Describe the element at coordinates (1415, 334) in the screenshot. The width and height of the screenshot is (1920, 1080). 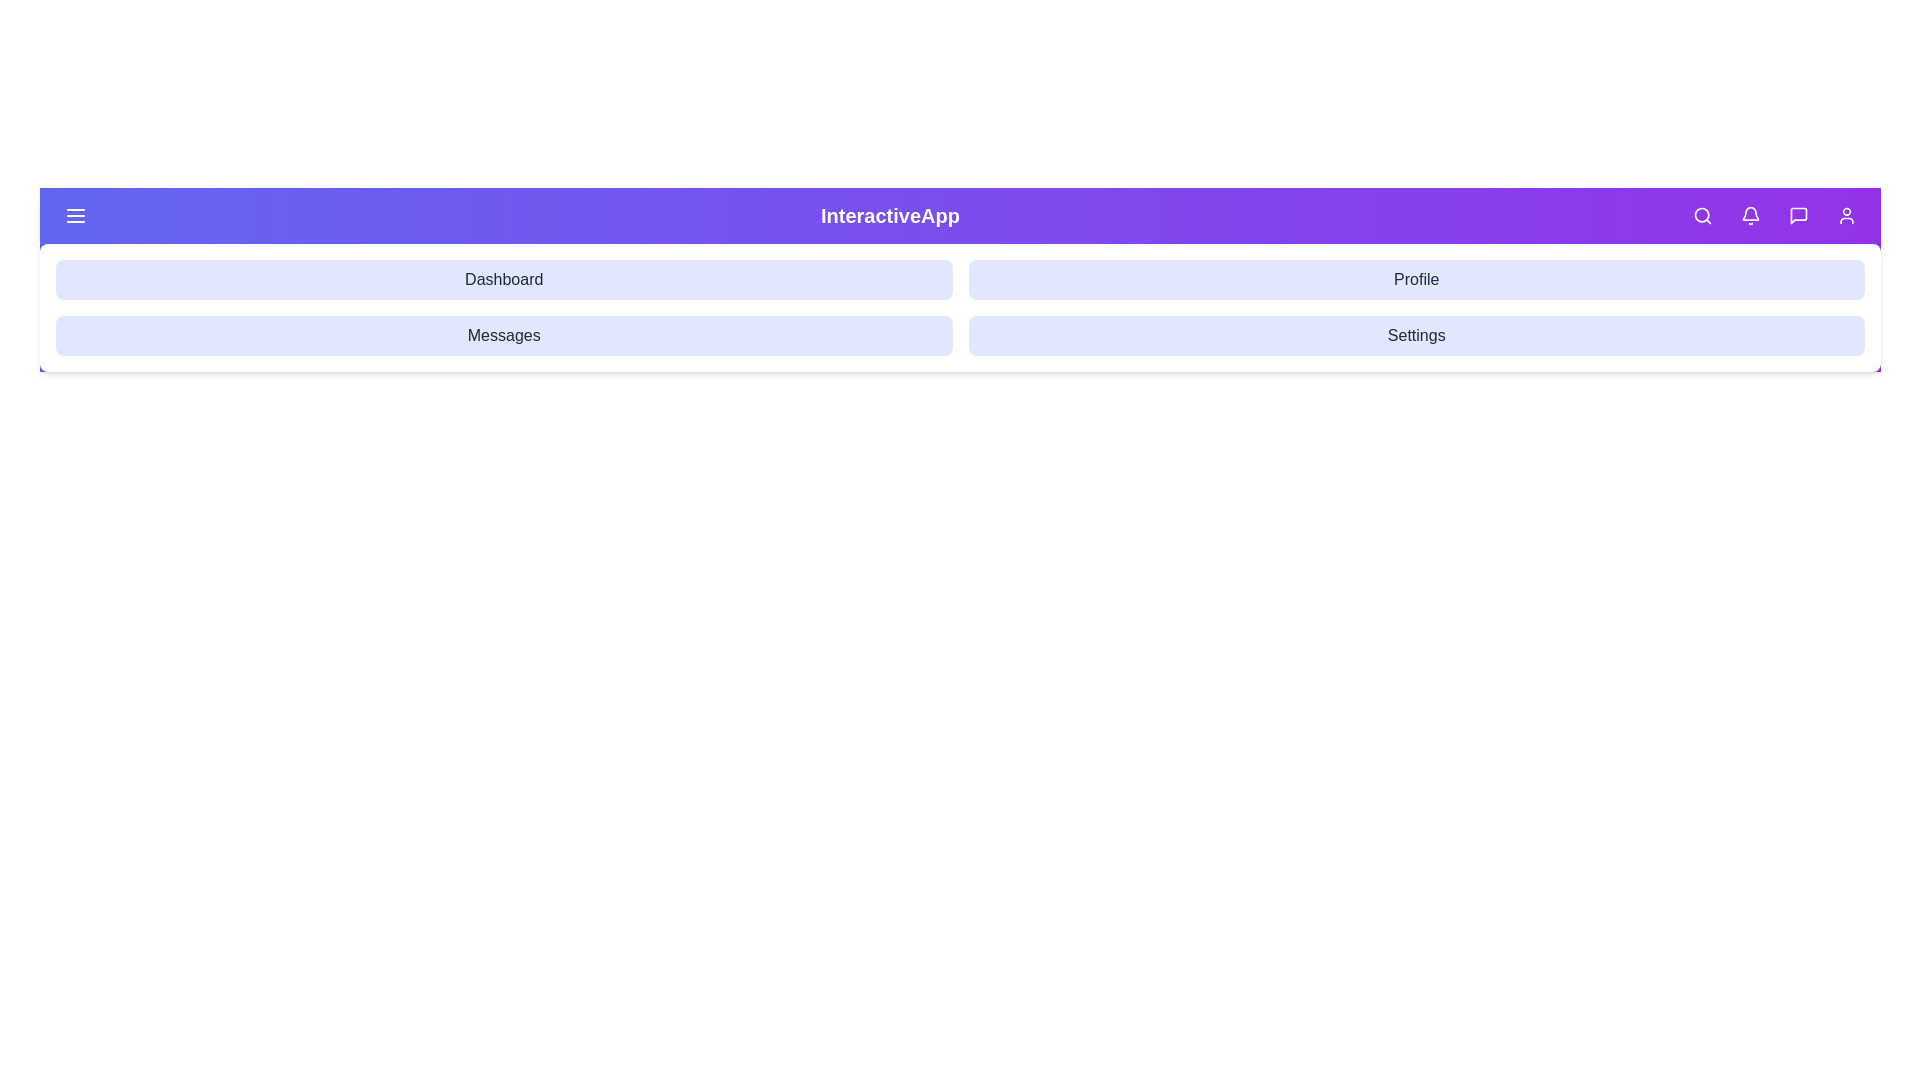
I see `the navigation option Settings to navigate to the corresponding section` at that location.